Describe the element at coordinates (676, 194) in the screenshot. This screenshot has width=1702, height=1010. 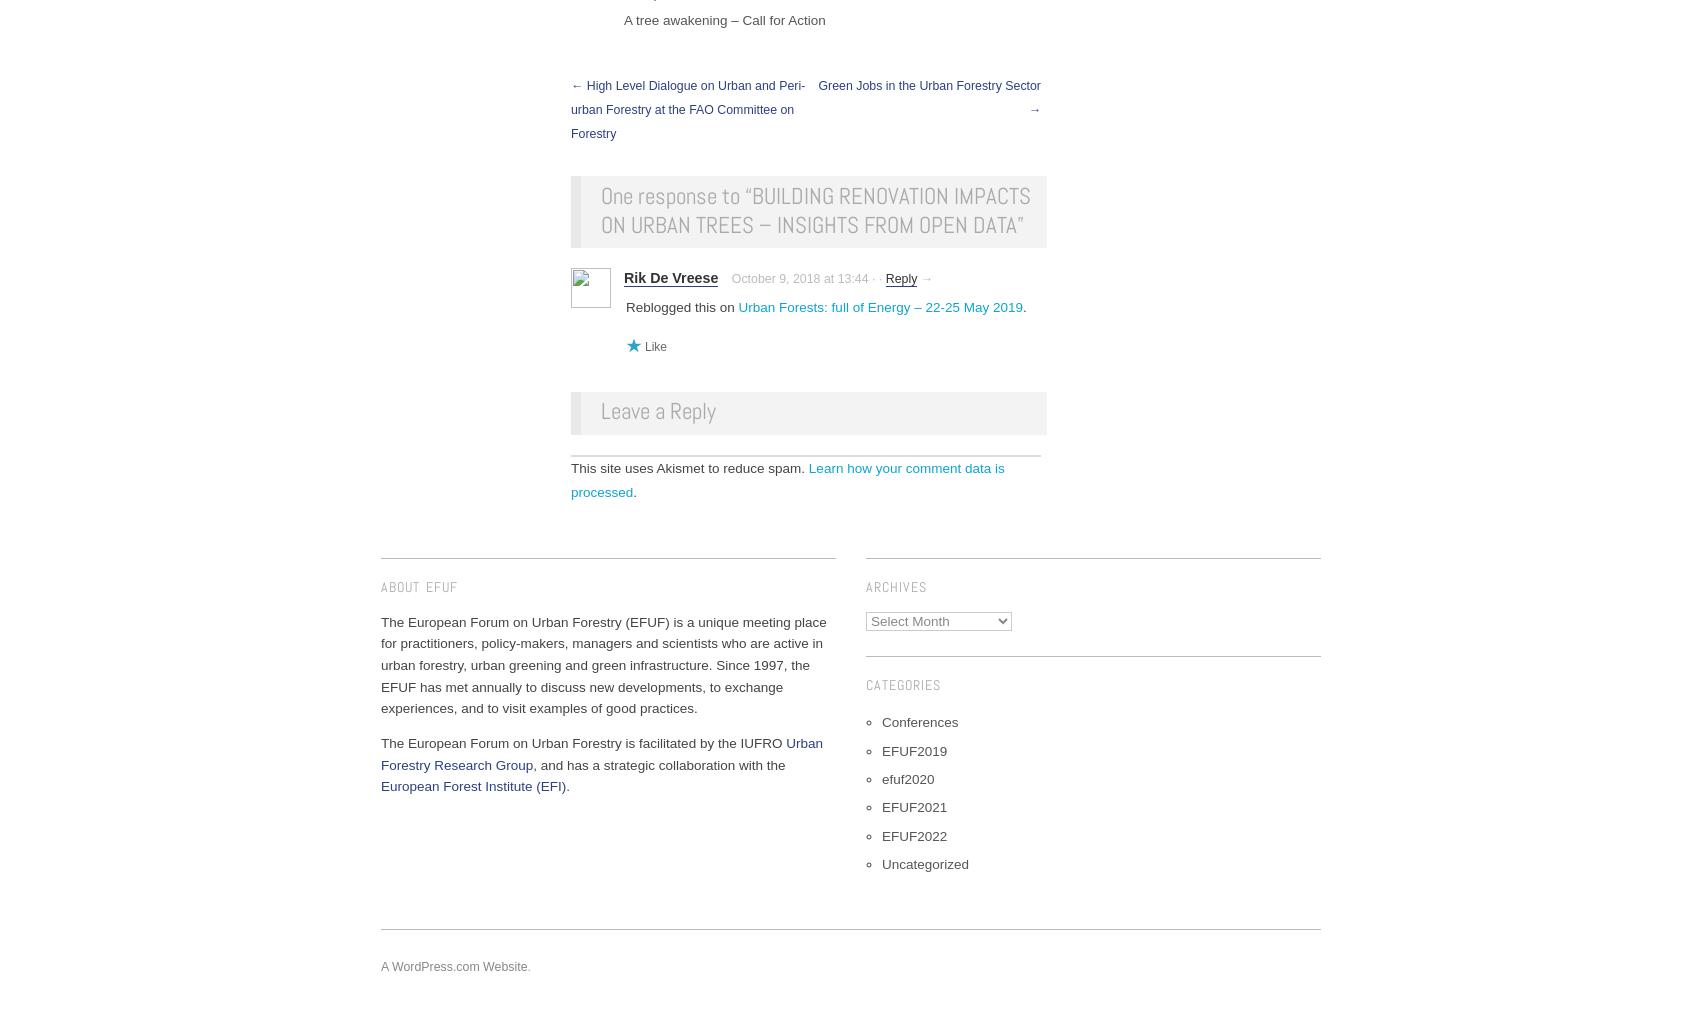
I see `'One response to “'` at that location.